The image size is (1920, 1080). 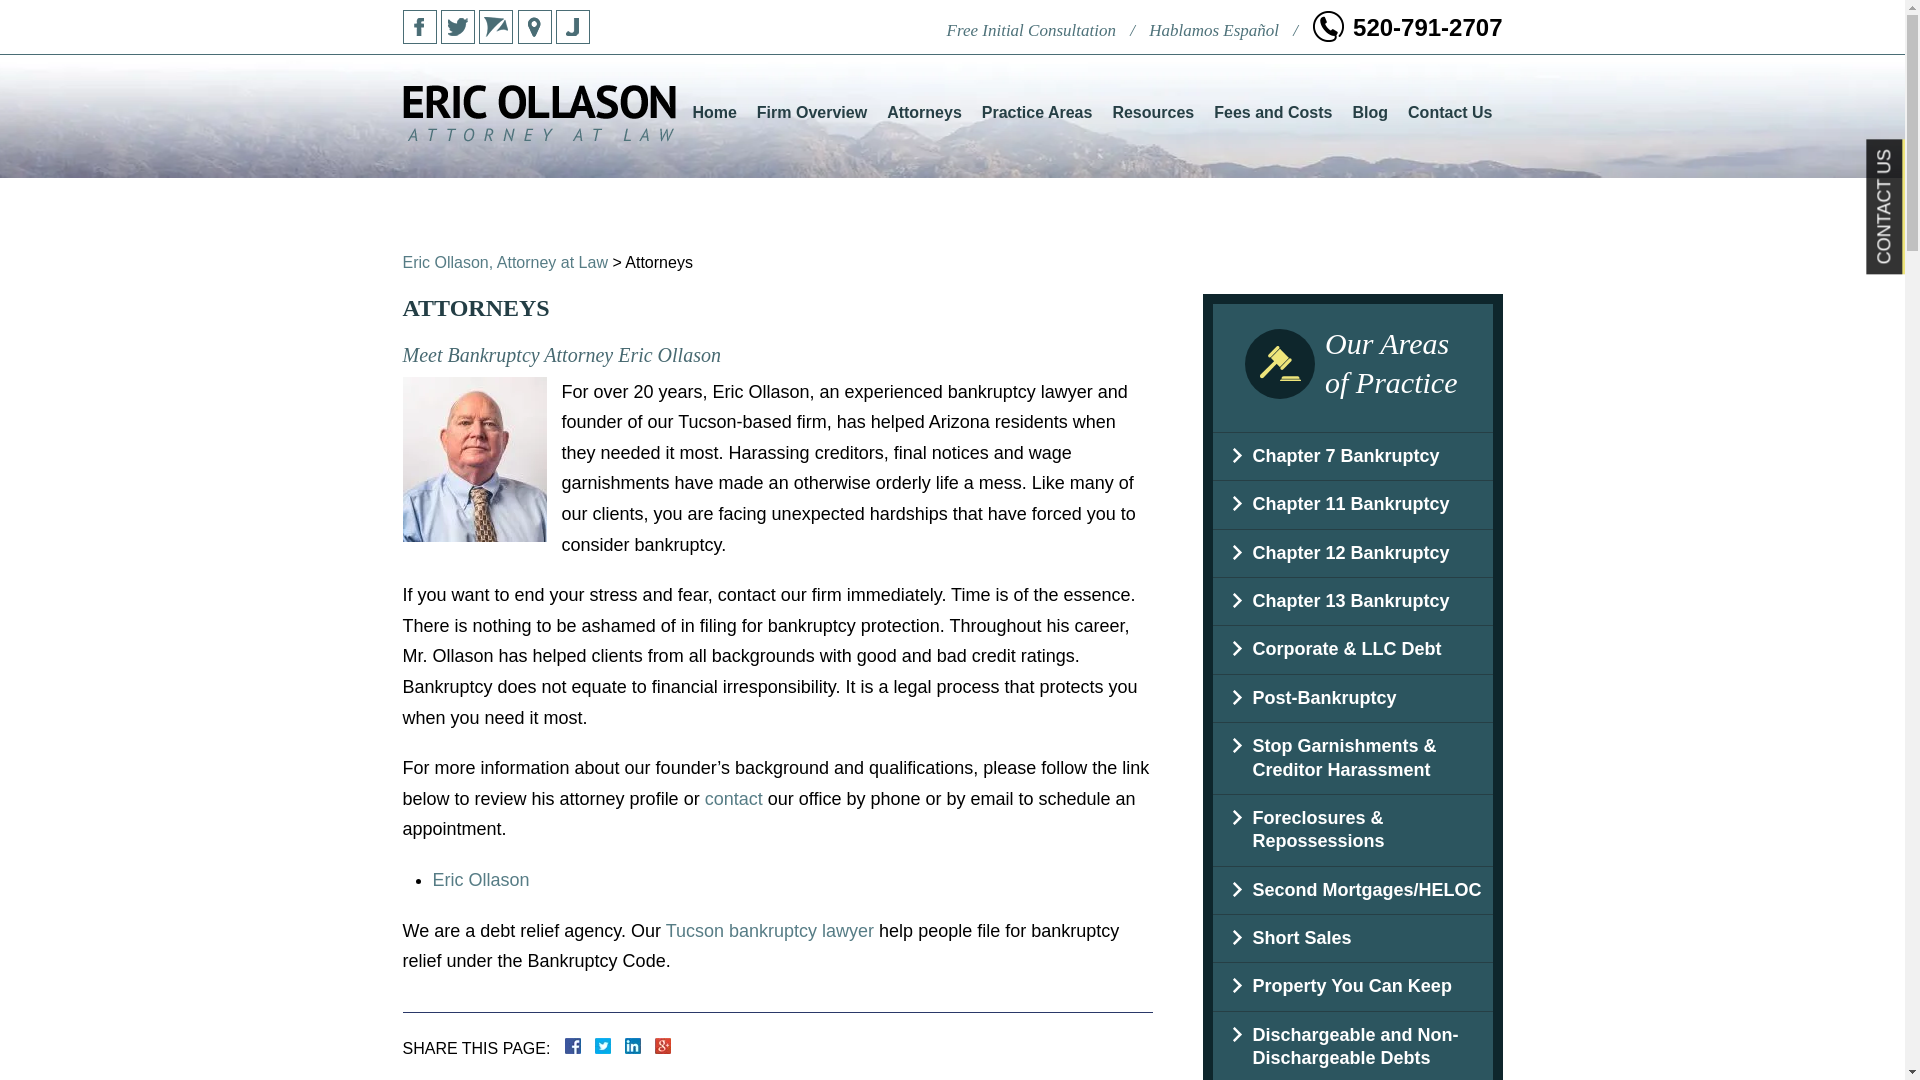 I want to click on 'Chapter 12 Bankruptcy', so click(x=1352, y=553).